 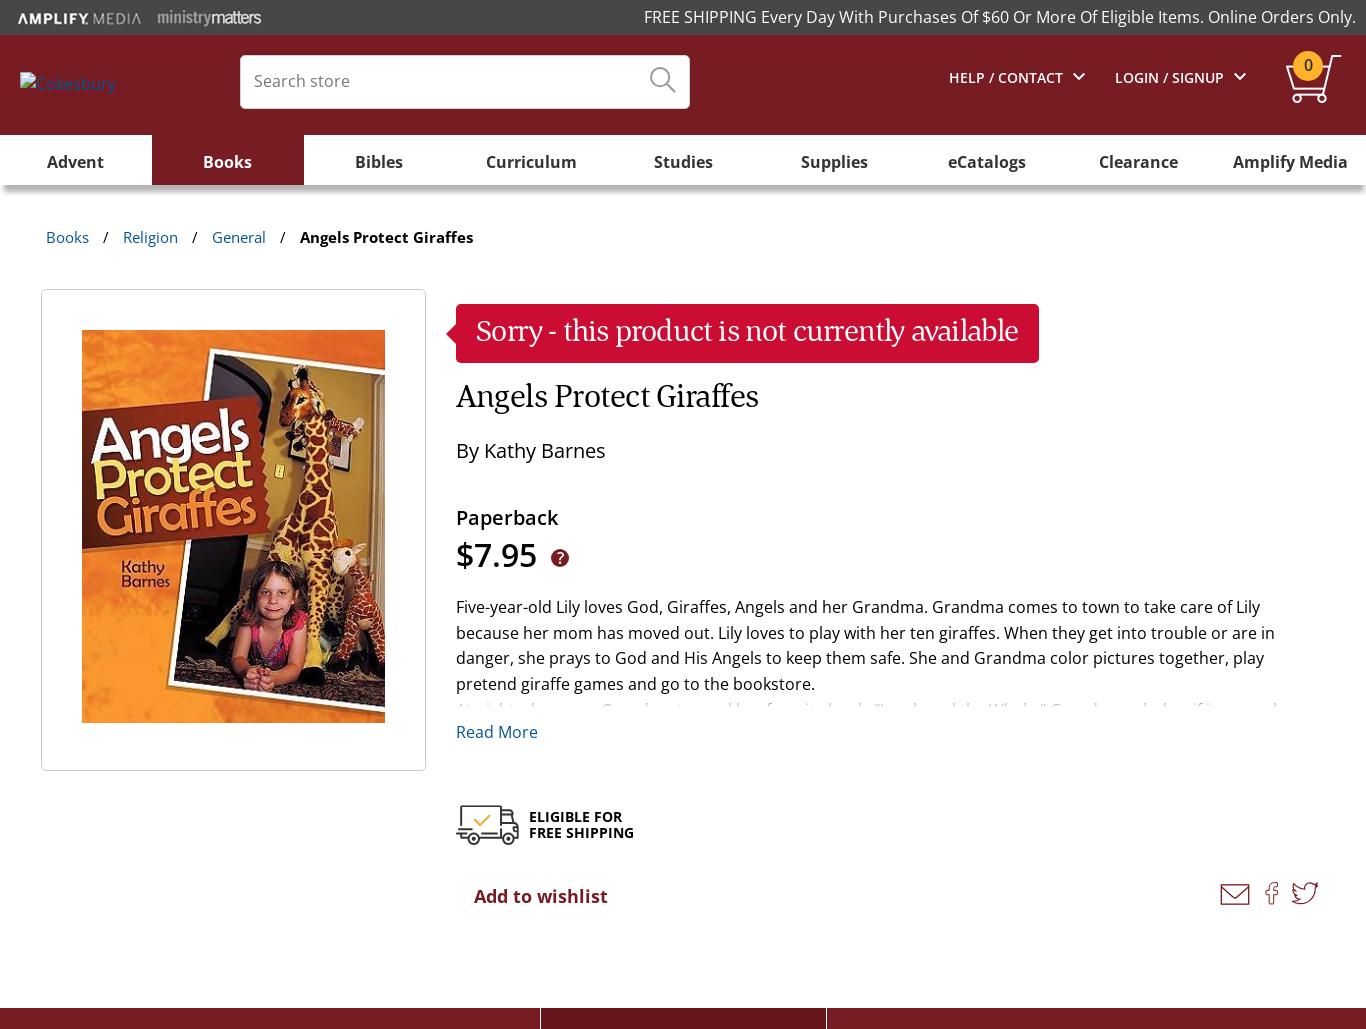 What do you see at coordinates (237, 235) in the screenshot?
I see `'General'` at bounding box center [237, 235].